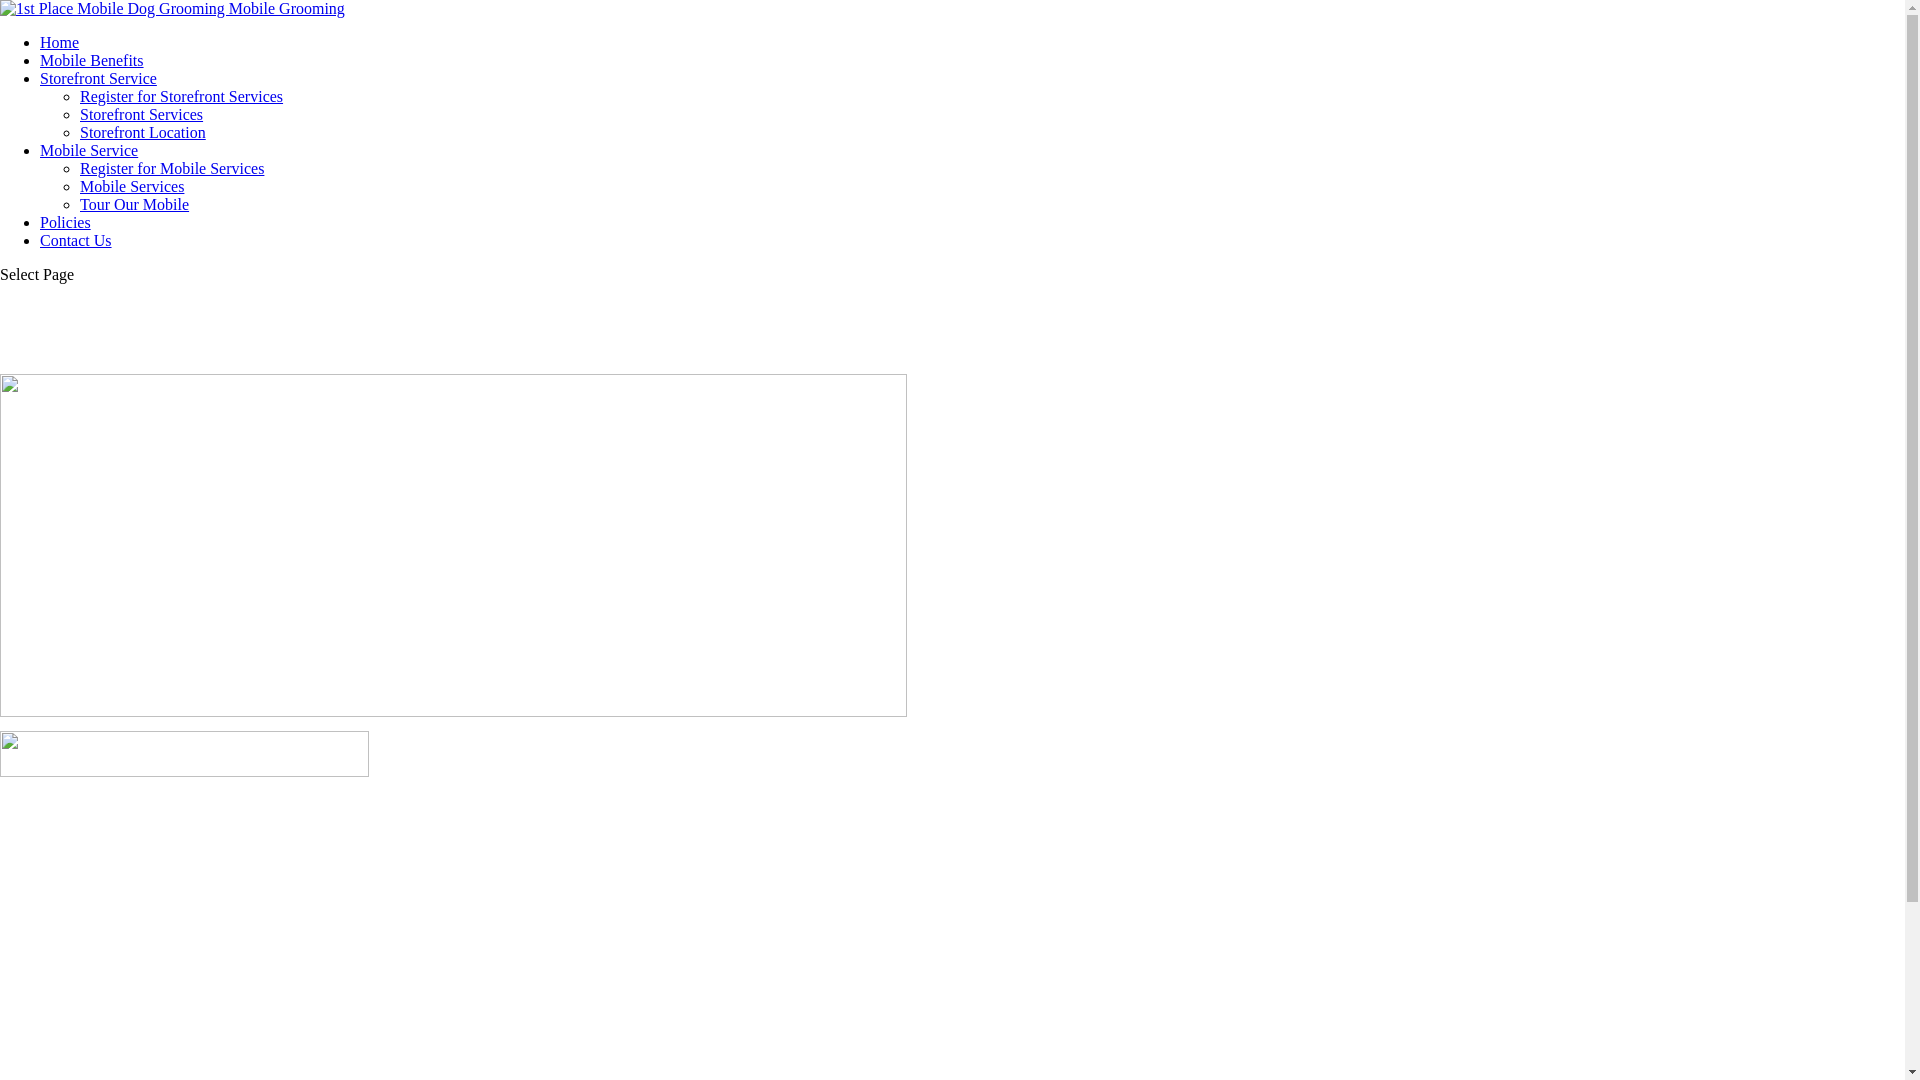 The width and height of the screenshot is (1920, 1080). Describe the element at coordinates (0, 753) in the screenshot. I see `'470-452-9484'` at that location.